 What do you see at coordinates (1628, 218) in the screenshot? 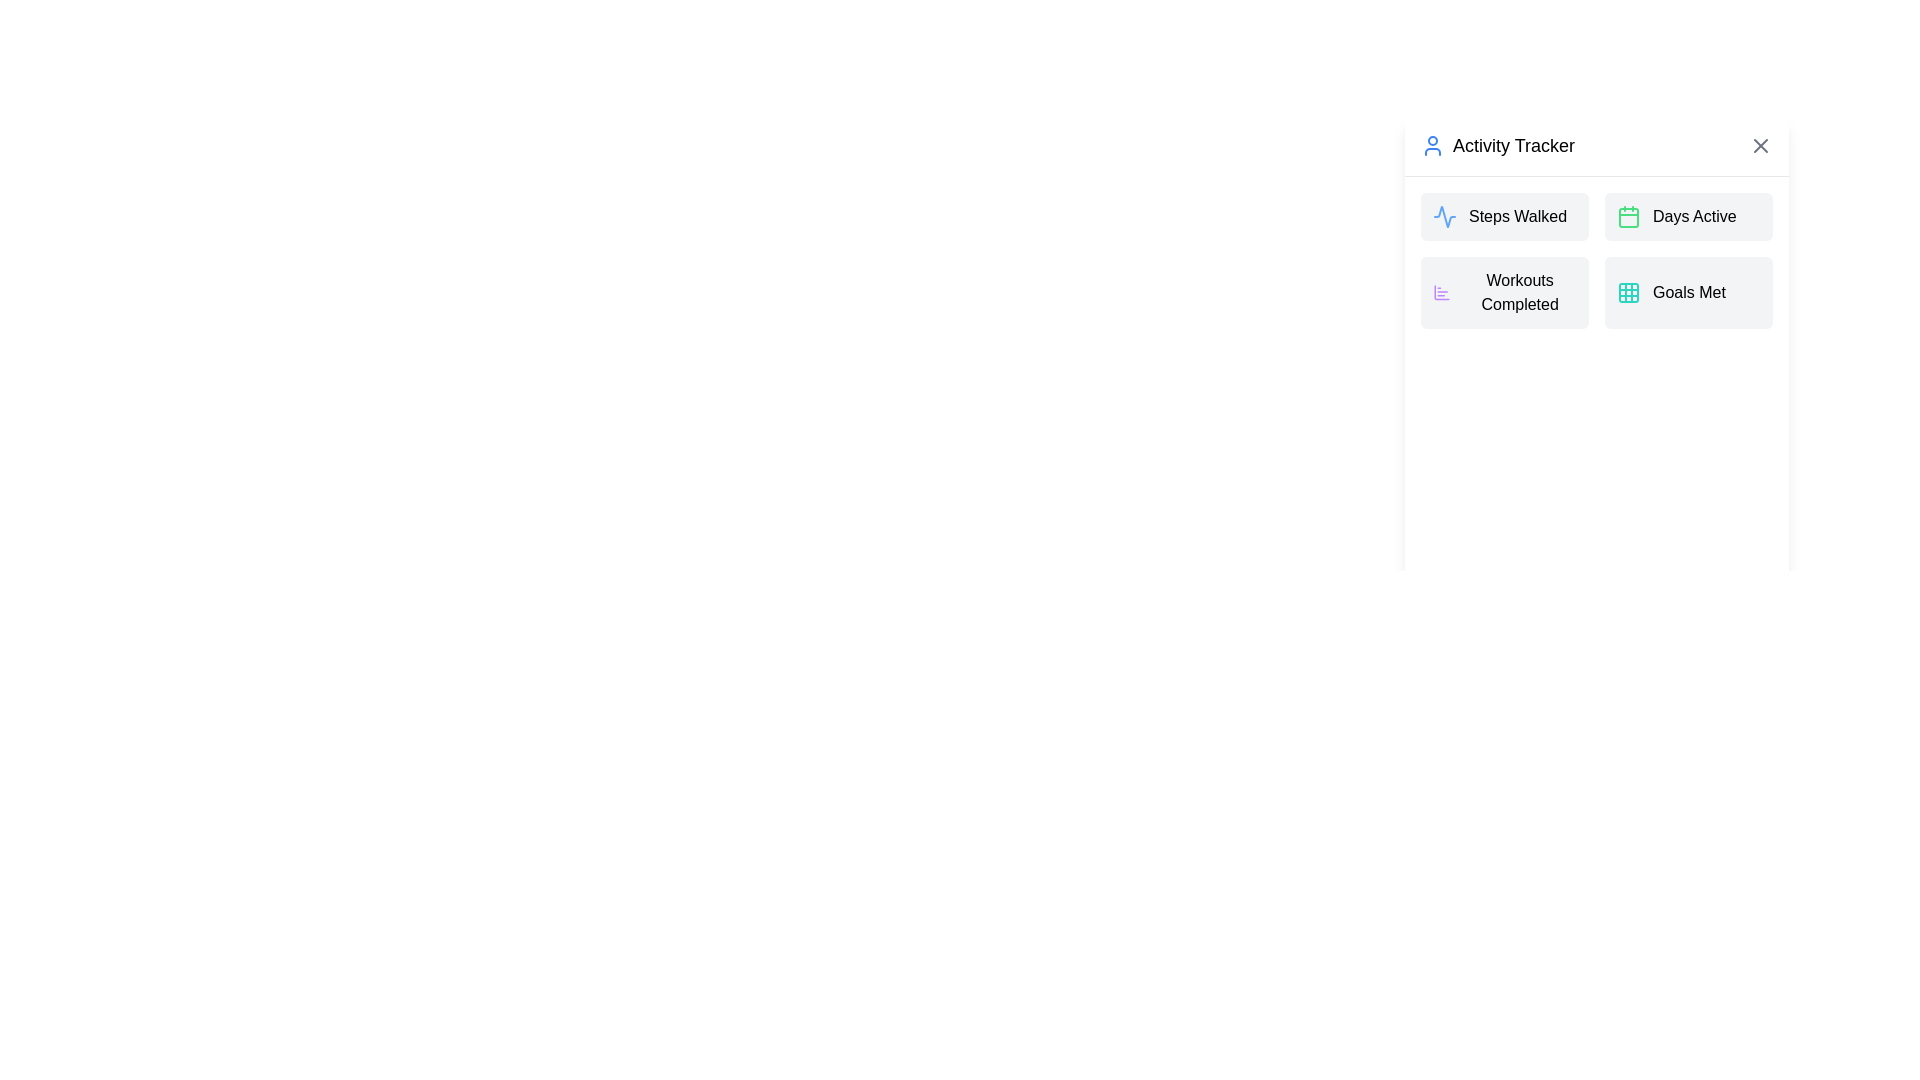
I see `the decorative rectangle part of the 'Days Active' icon in the Activity Tracker section` at bounding box center [1628, 218].